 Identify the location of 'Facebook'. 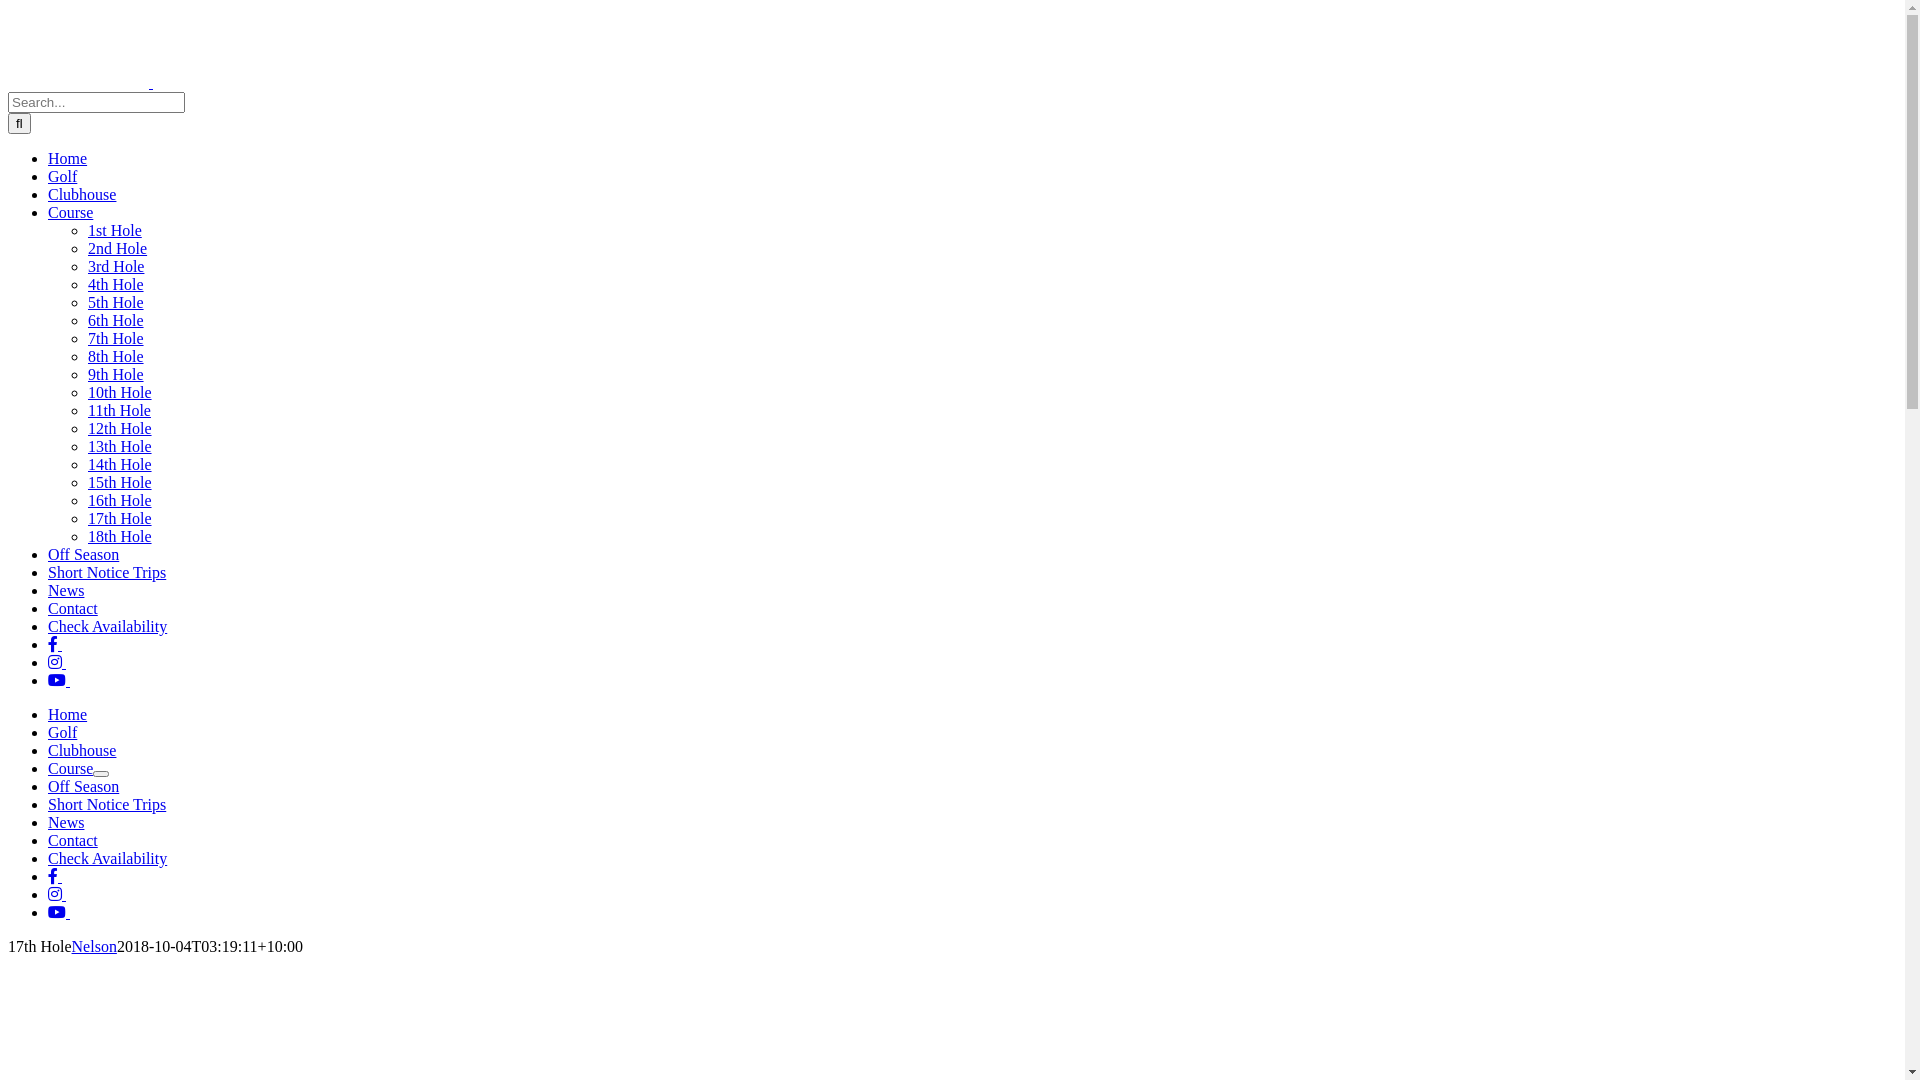
(54, 875).